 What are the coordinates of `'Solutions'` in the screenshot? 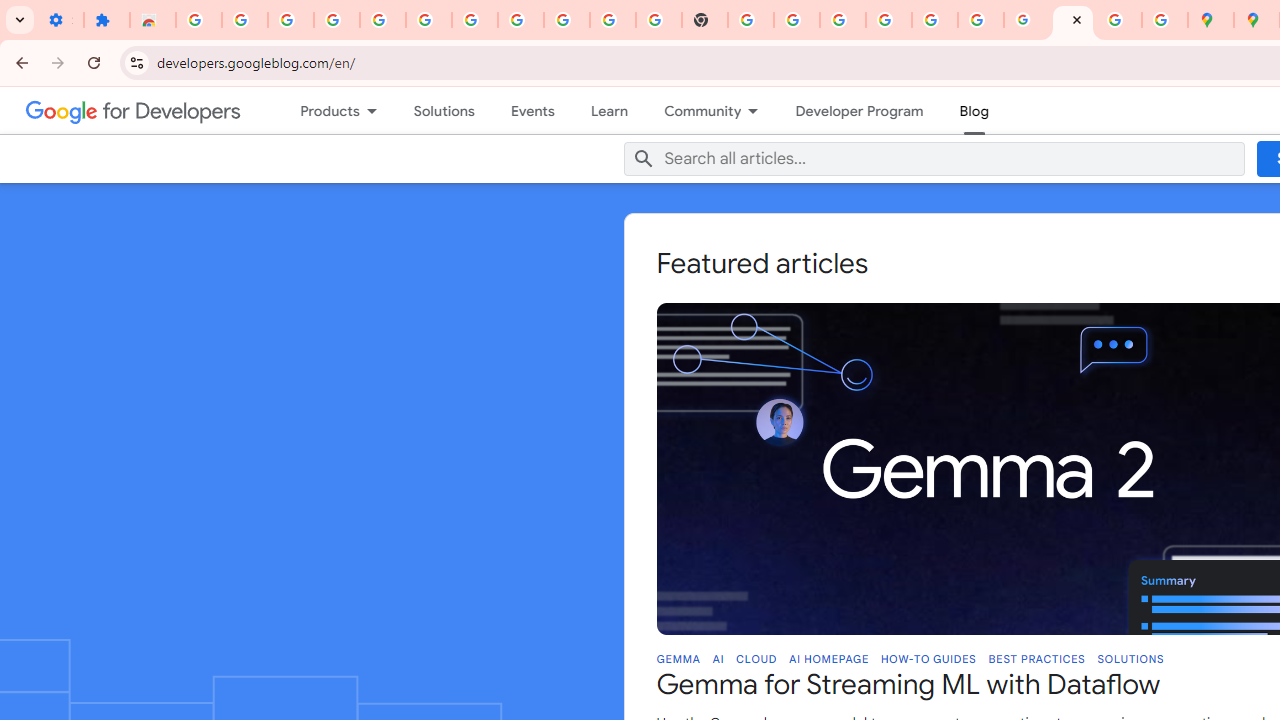 It's located at (443, 110).